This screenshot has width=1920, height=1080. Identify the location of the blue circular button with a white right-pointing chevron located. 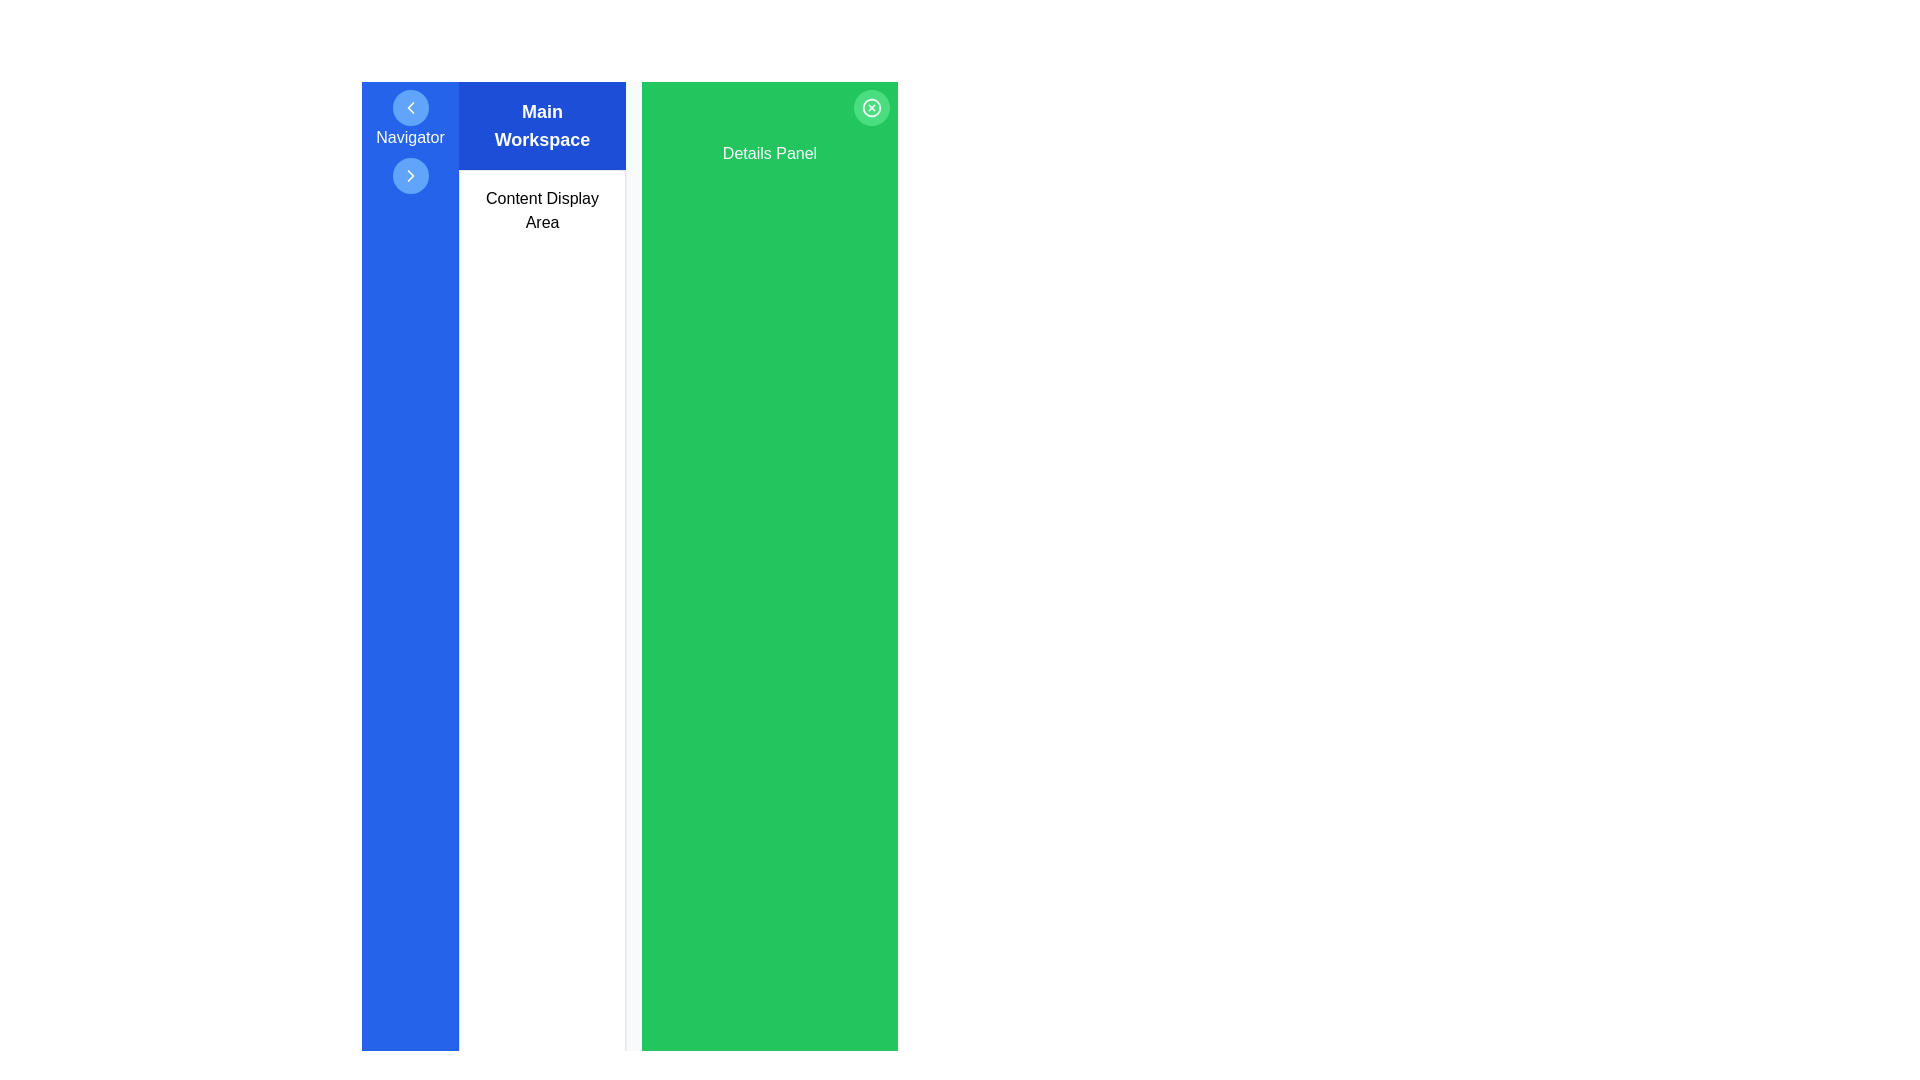
(409, 175).